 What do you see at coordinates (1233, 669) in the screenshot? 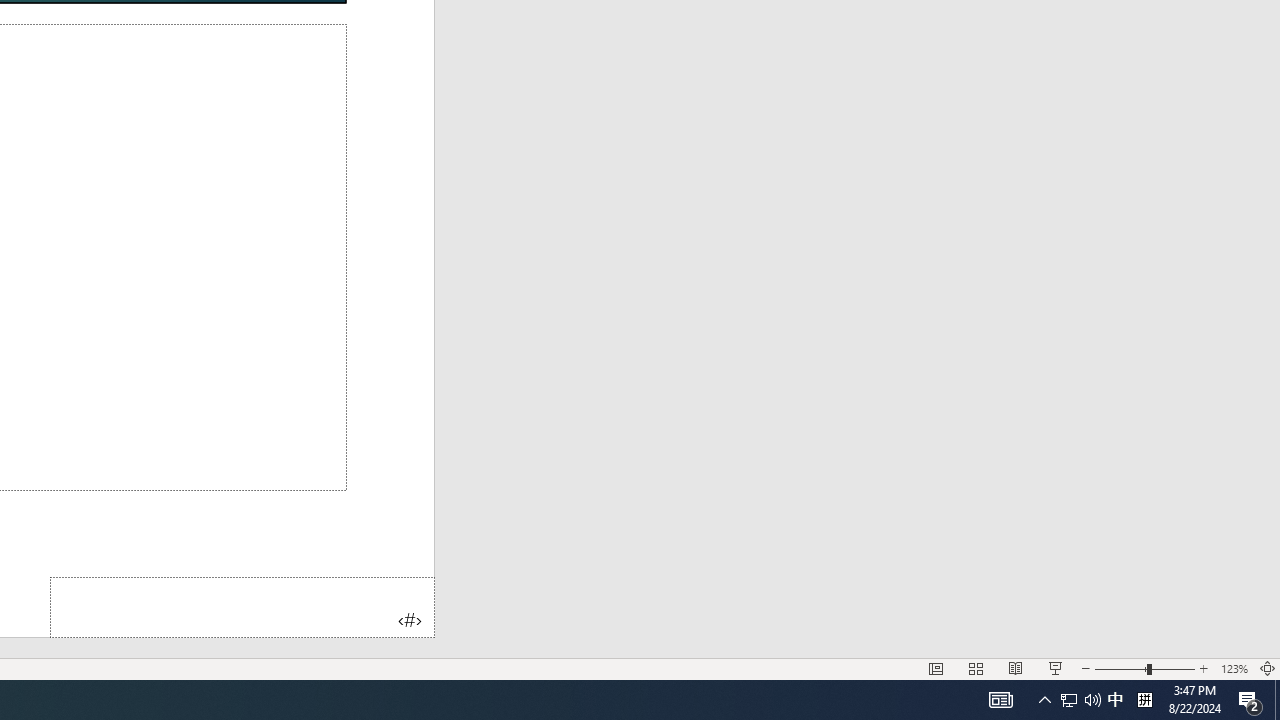
I see `'Zoom 123%'` at bounding box center [1233, 669].